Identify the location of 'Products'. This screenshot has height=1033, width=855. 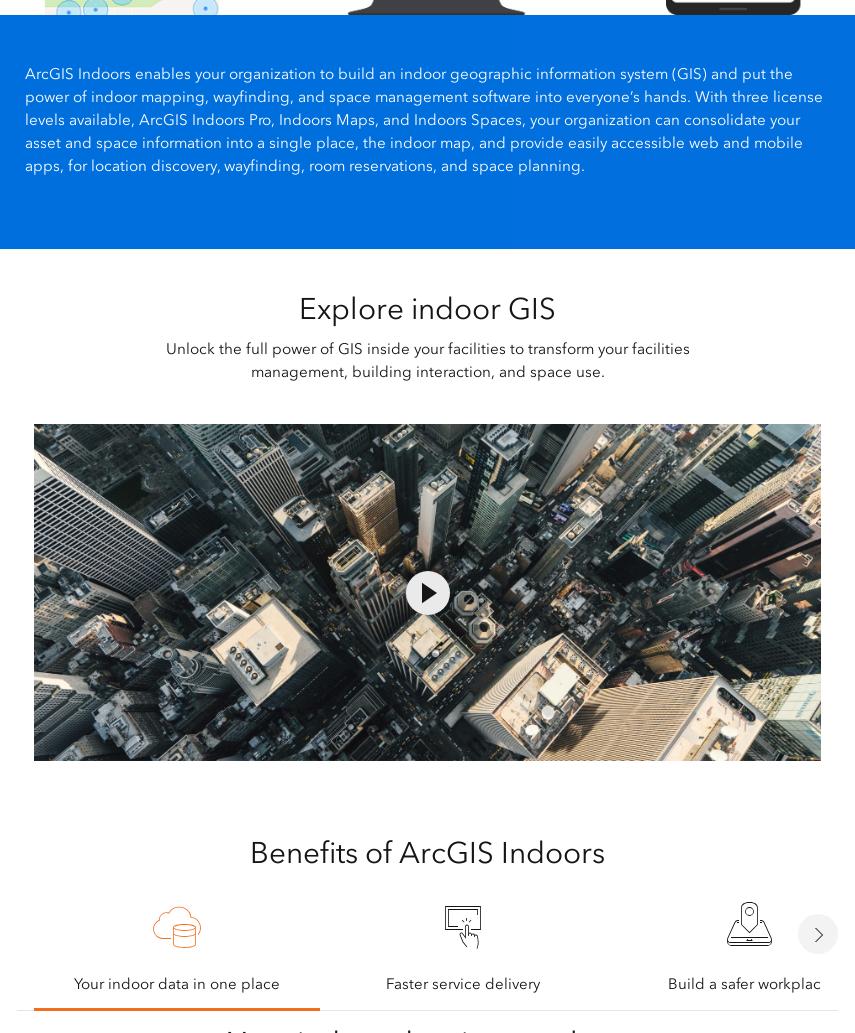
(222, 307).